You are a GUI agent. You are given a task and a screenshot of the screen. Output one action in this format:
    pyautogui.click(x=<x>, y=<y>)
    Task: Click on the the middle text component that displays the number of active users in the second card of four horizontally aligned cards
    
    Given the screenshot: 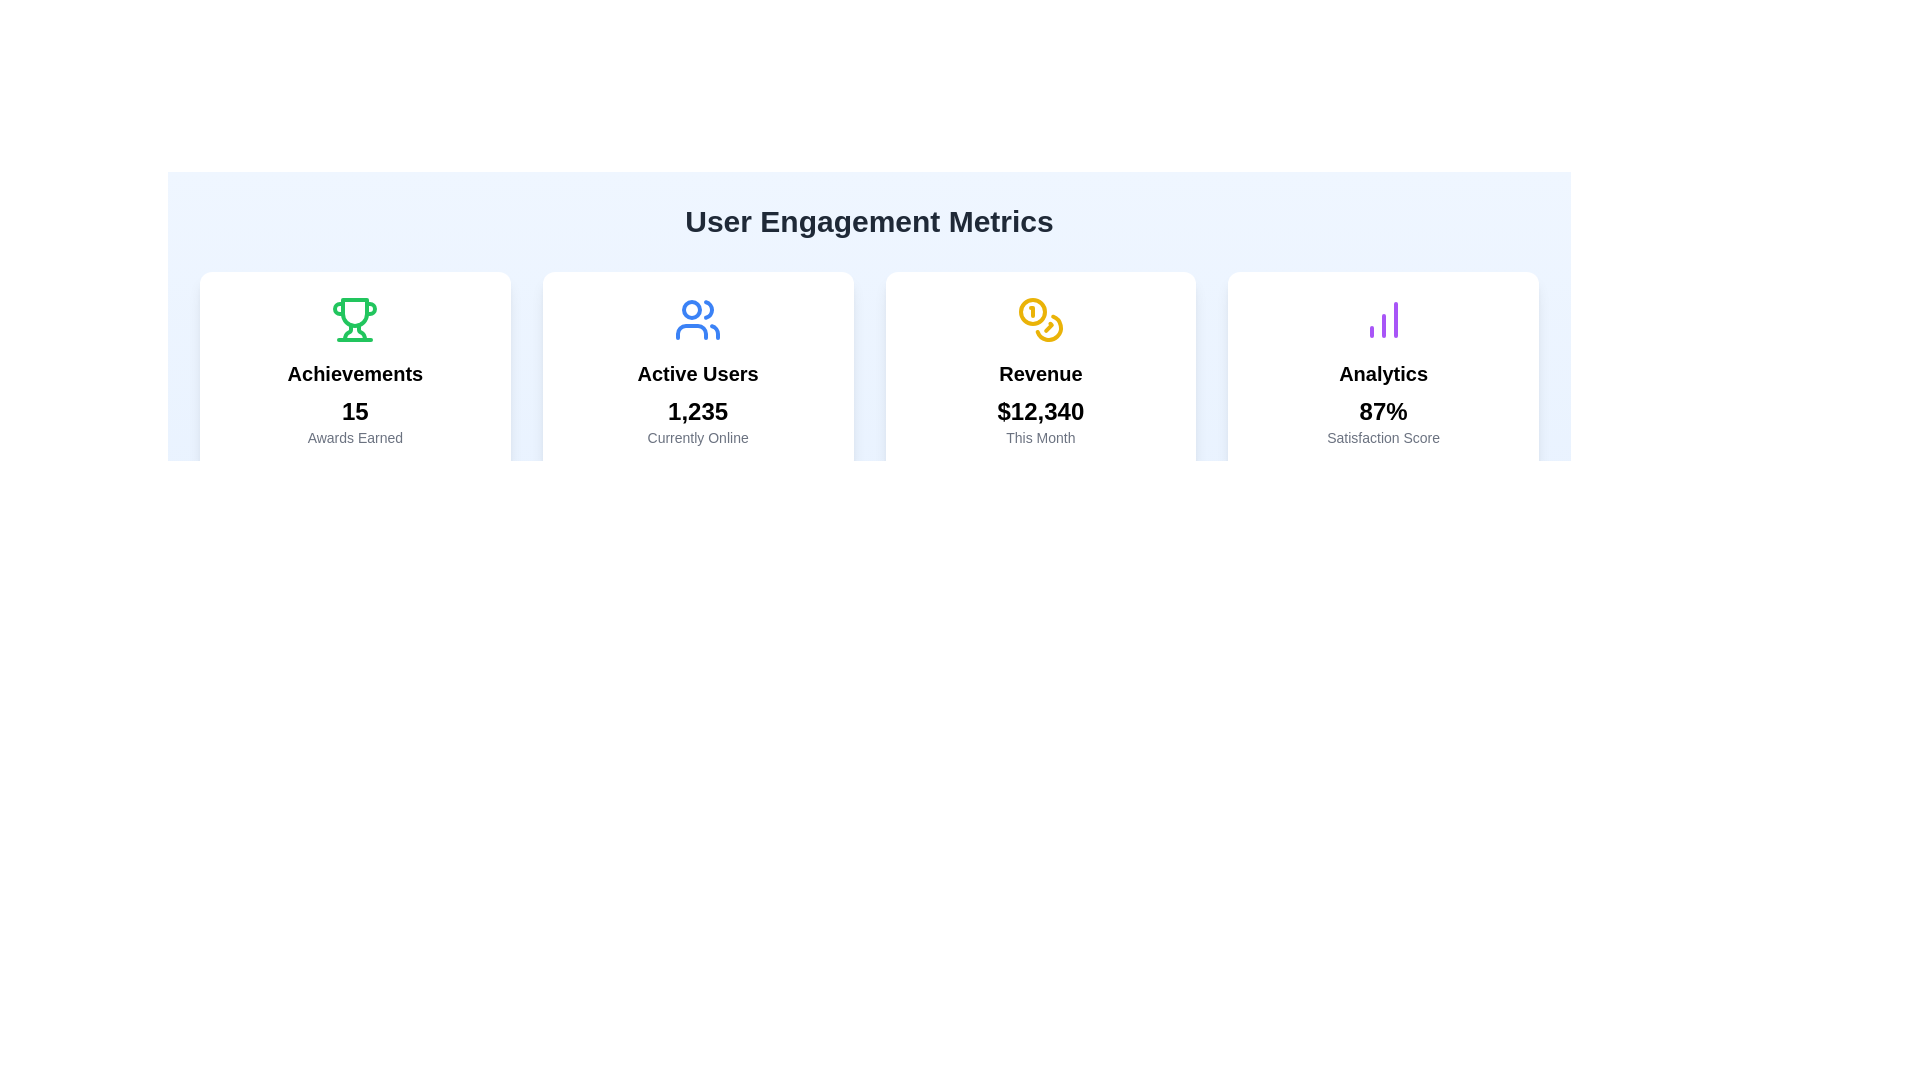 What is the action you would take?
    pyautogui.click(x=698, y=411)
    